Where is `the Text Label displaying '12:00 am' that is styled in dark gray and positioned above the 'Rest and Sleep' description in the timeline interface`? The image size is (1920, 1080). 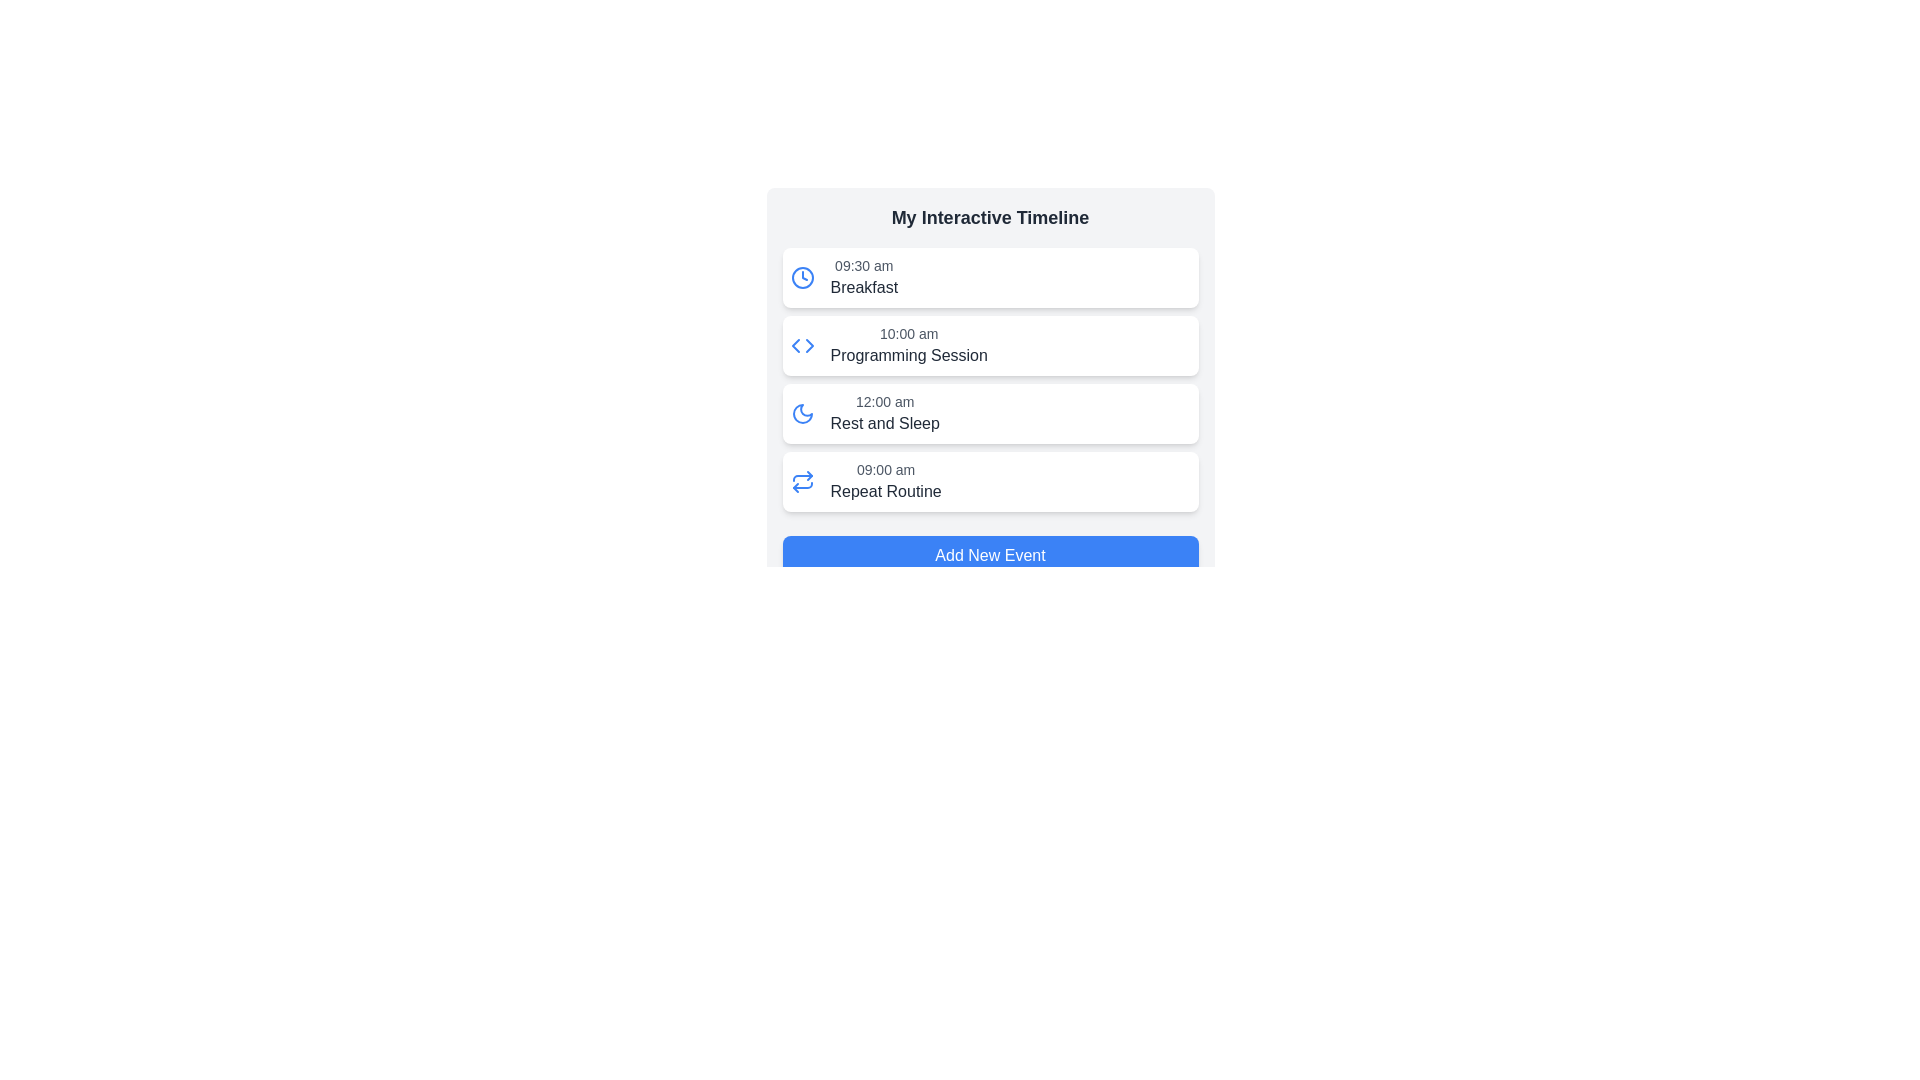 the Text Label displaying '12:00 am' that is styled in dark gray and positioned above the 'Rest and Sleep' description in the timeline interface is located at coordinates (884, 401).